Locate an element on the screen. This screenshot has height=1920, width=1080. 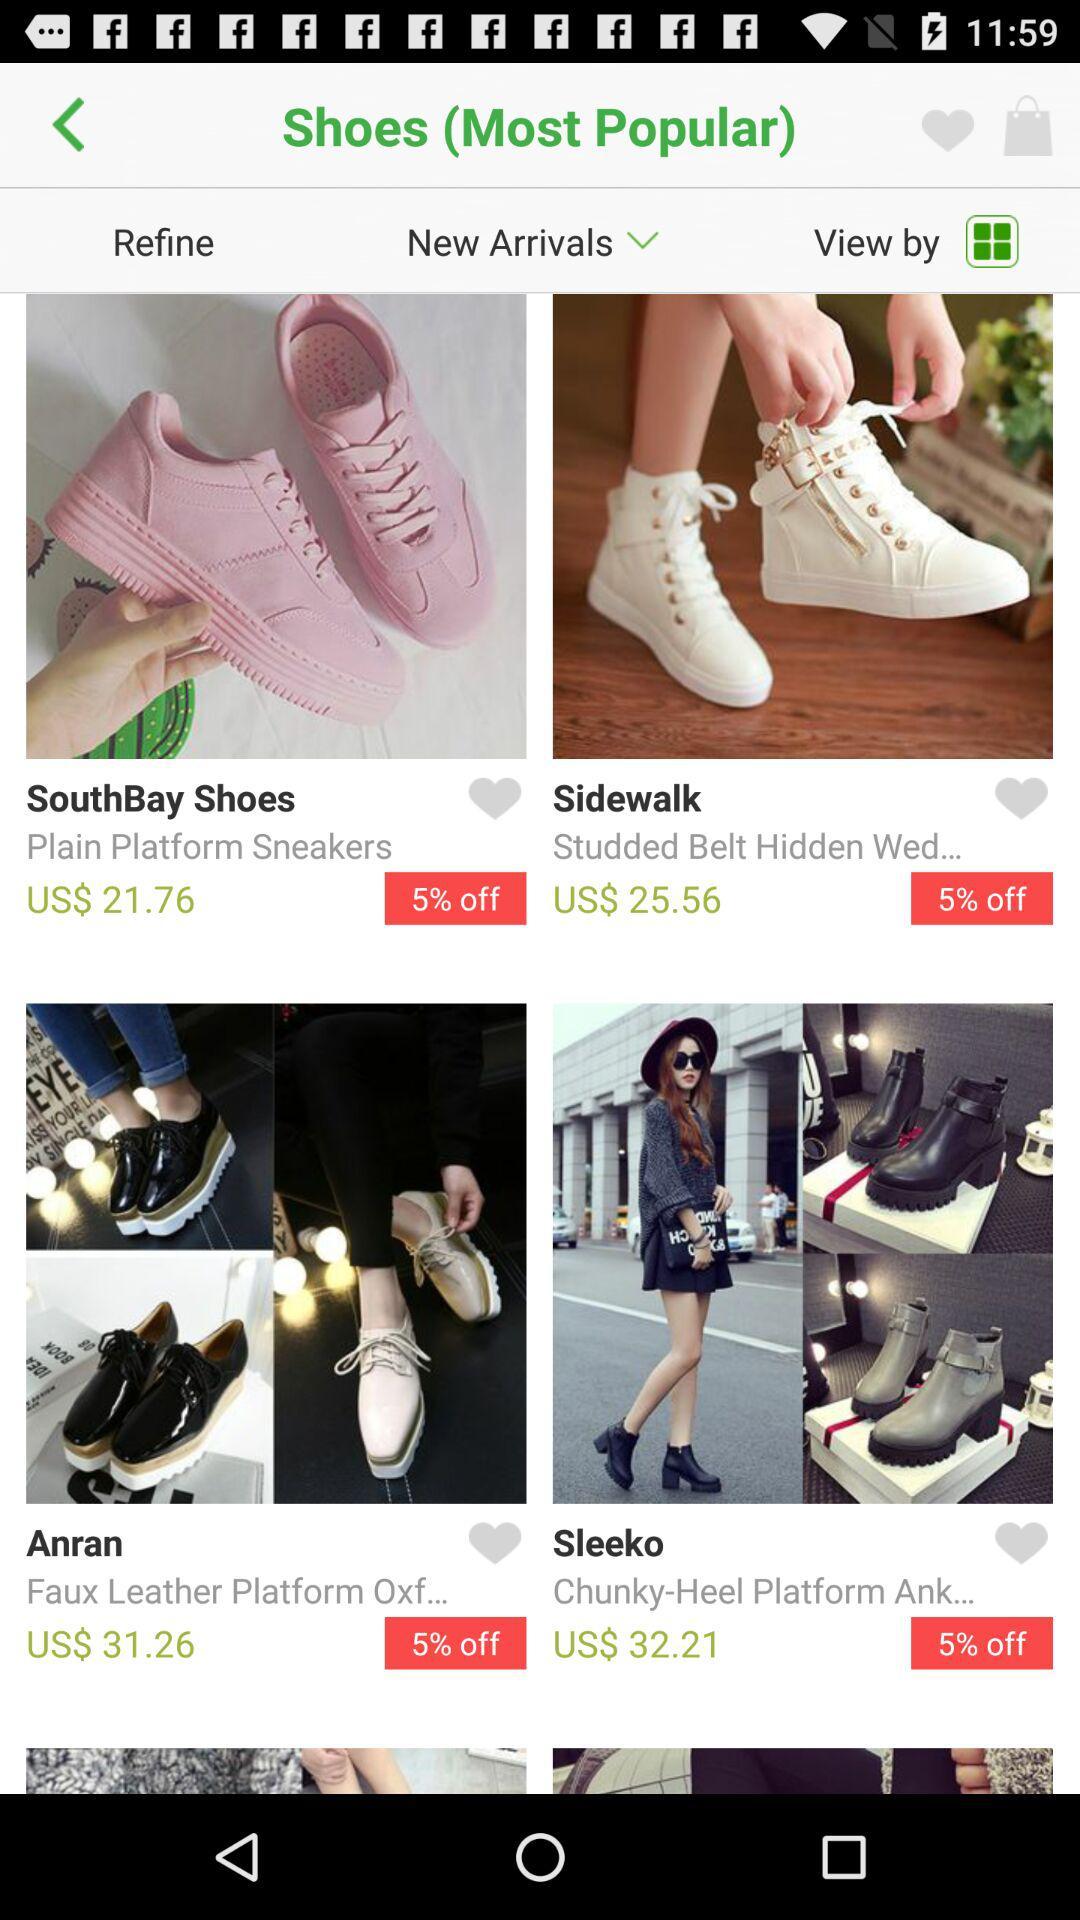
give like is located at coordinates (1017, 1566).